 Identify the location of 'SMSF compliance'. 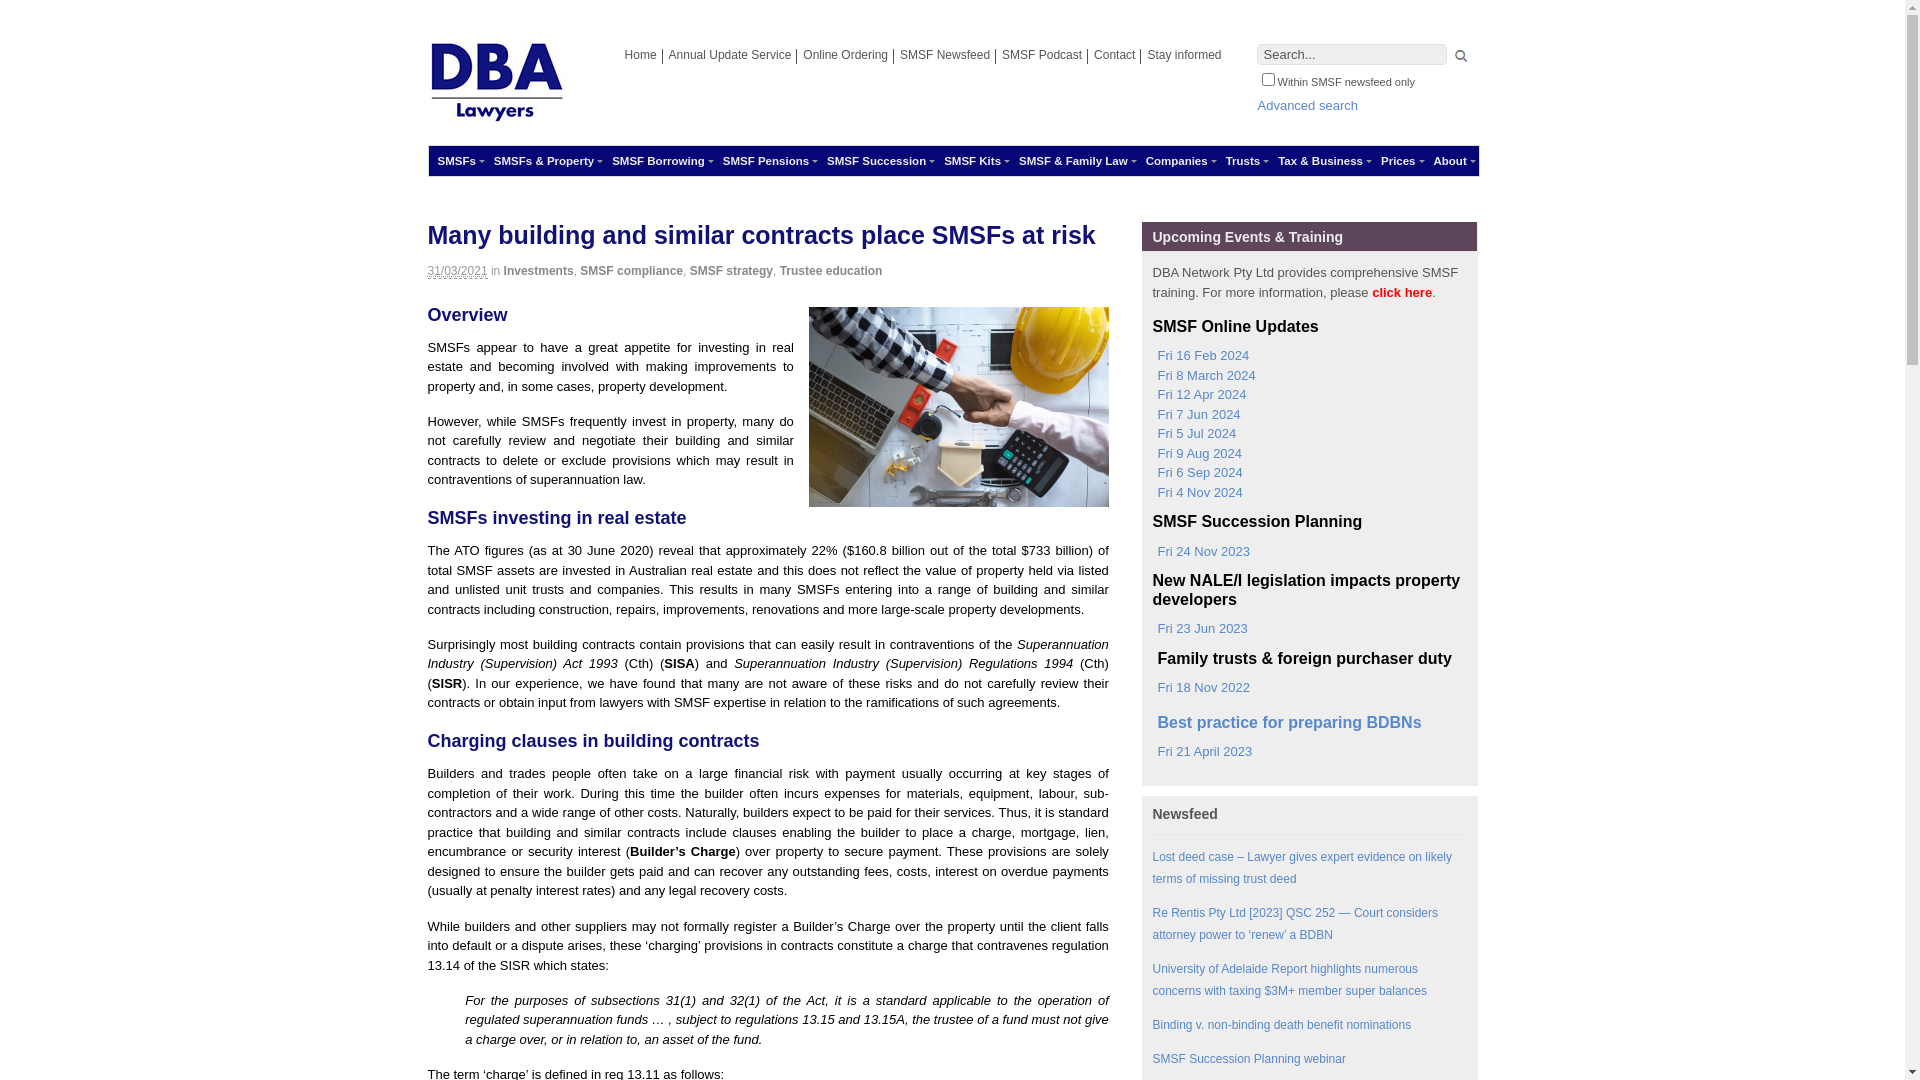
(630, 270).